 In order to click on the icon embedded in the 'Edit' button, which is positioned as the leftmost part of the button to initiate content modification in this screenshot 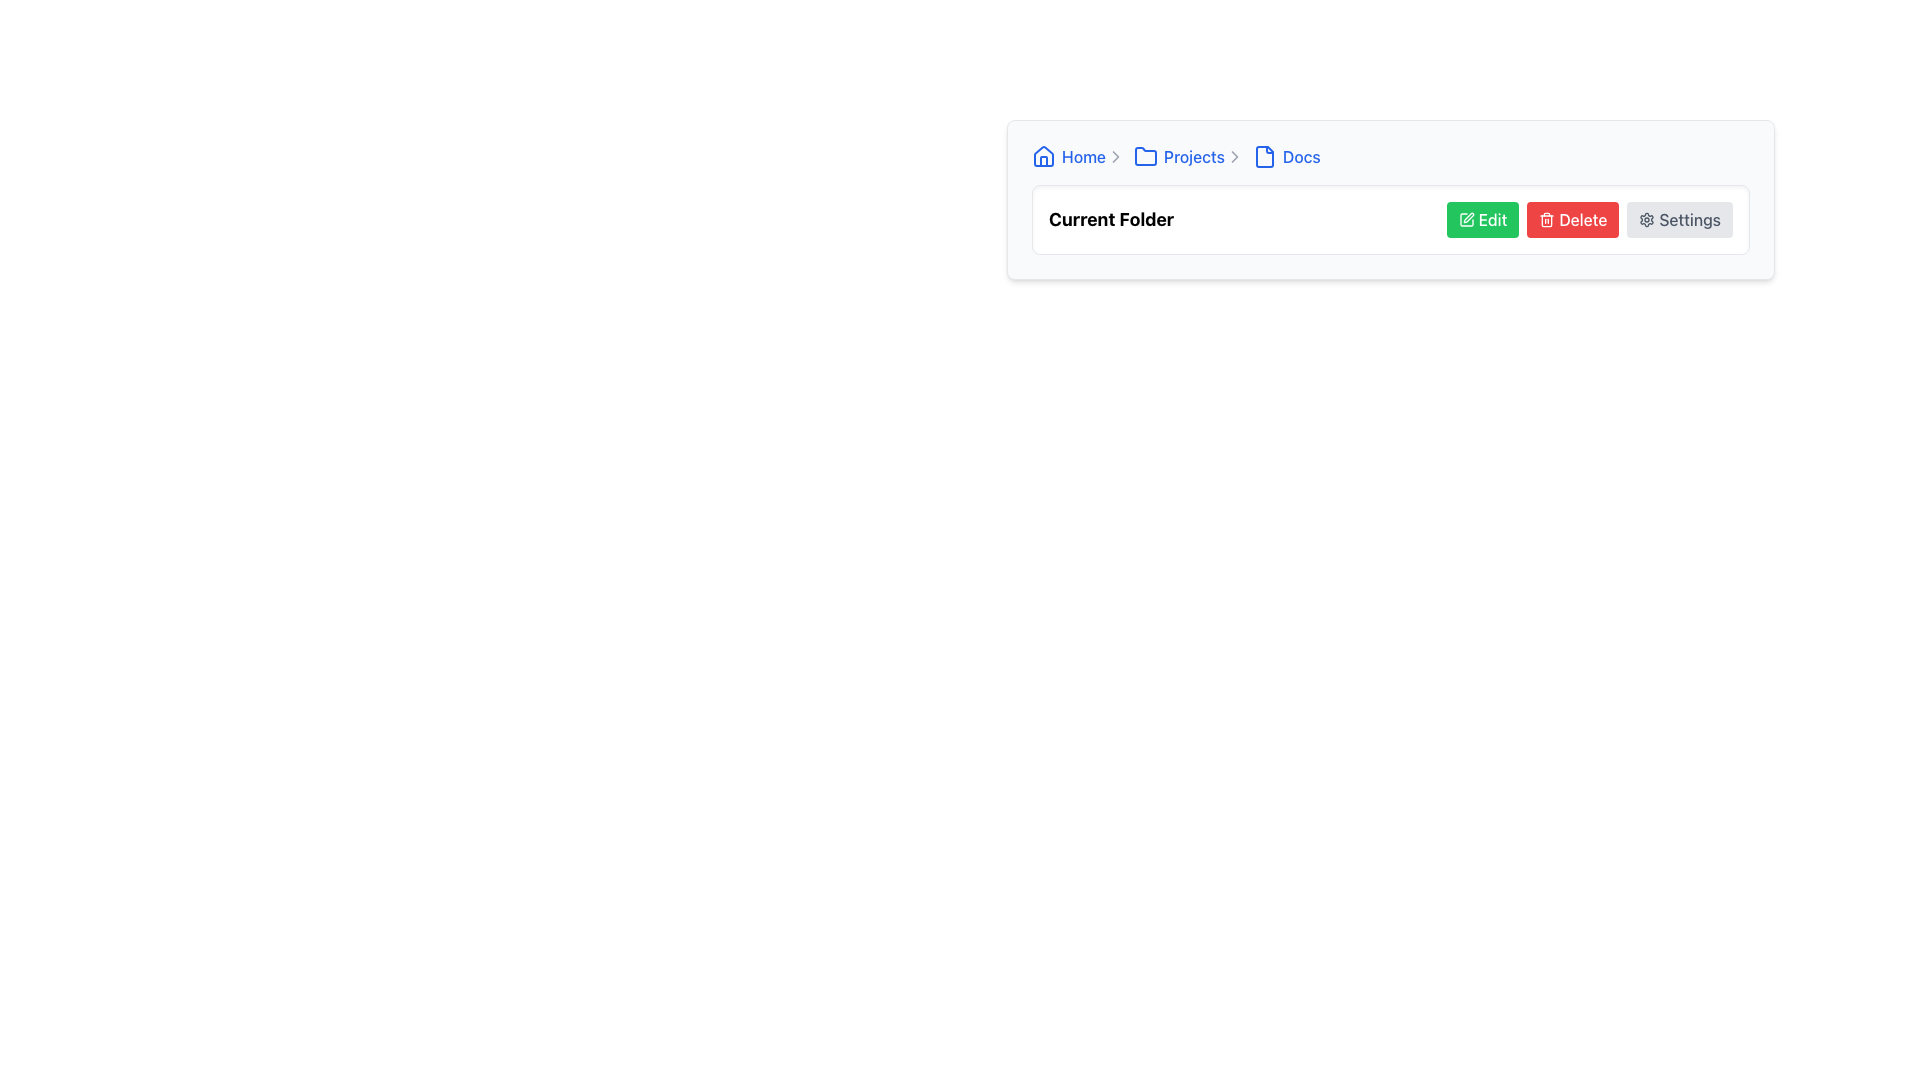, I will do `click(1465, 219)`.